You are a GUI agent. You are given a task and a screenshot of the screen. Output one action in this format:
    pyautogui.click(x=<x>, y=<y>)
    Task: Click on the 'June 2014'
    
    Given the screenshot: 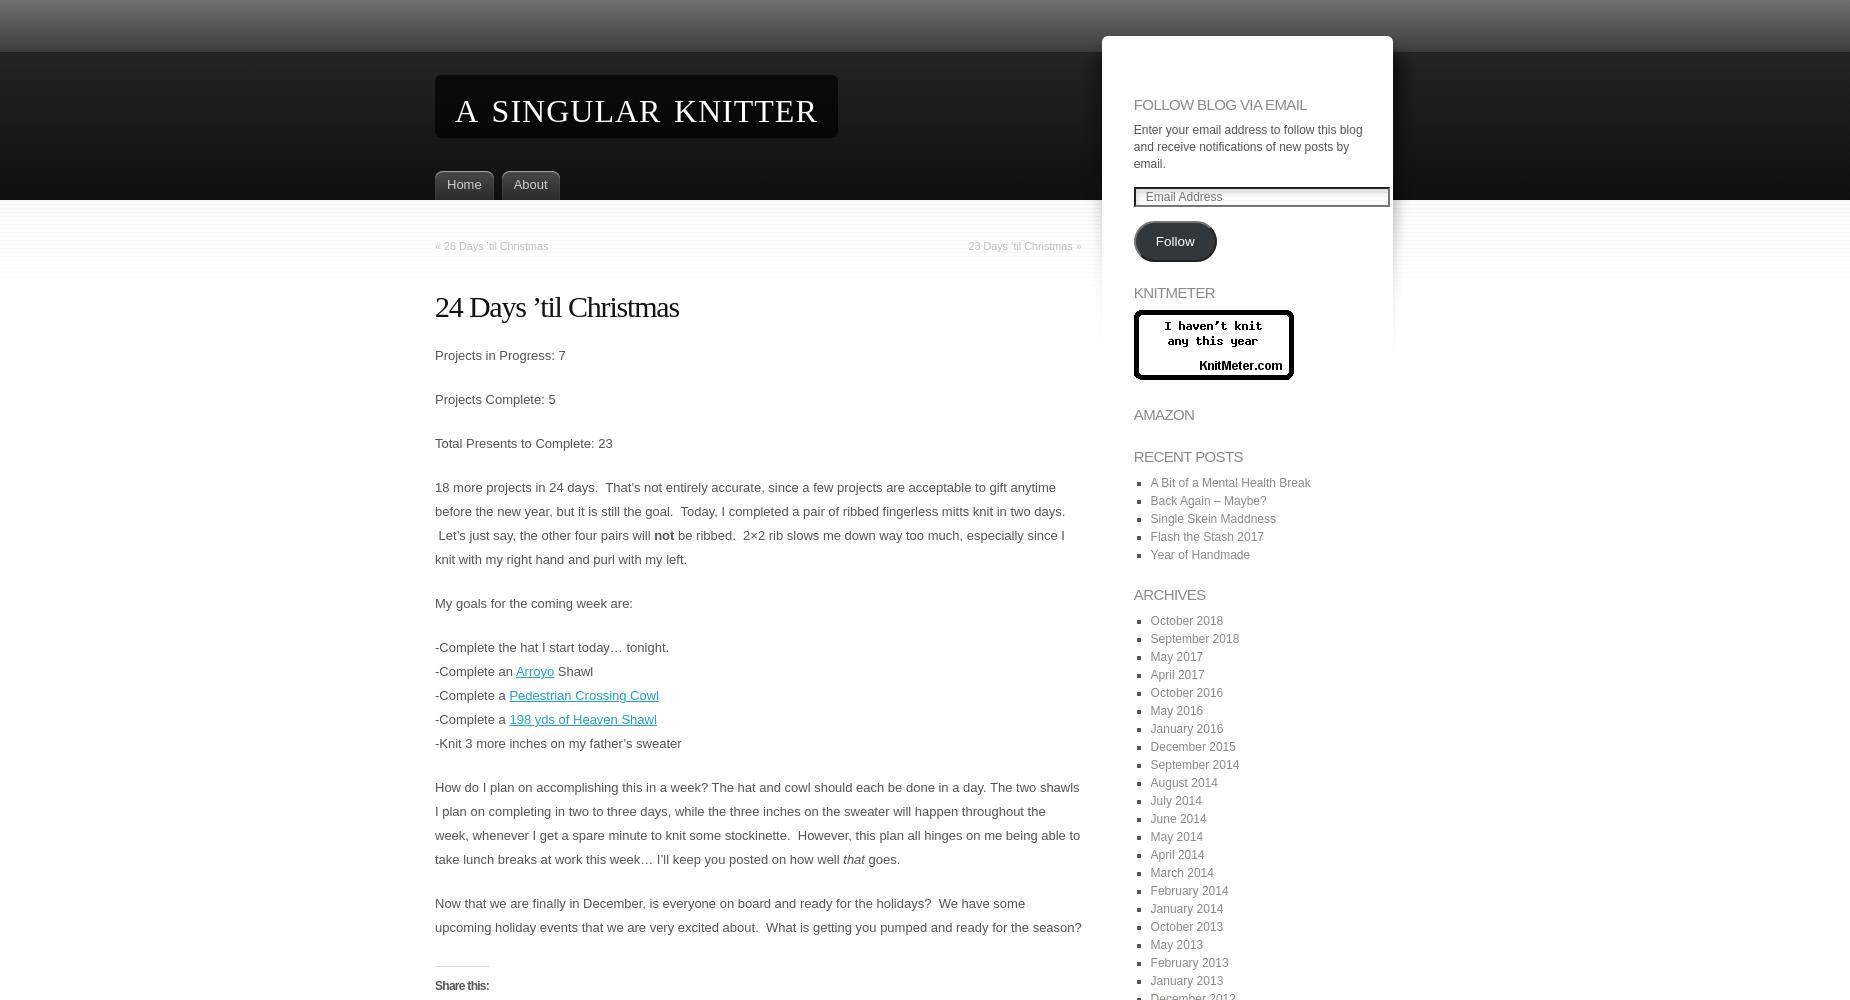 What is the action you would take?
    pyautogui.click(x=1177, y=817)
    